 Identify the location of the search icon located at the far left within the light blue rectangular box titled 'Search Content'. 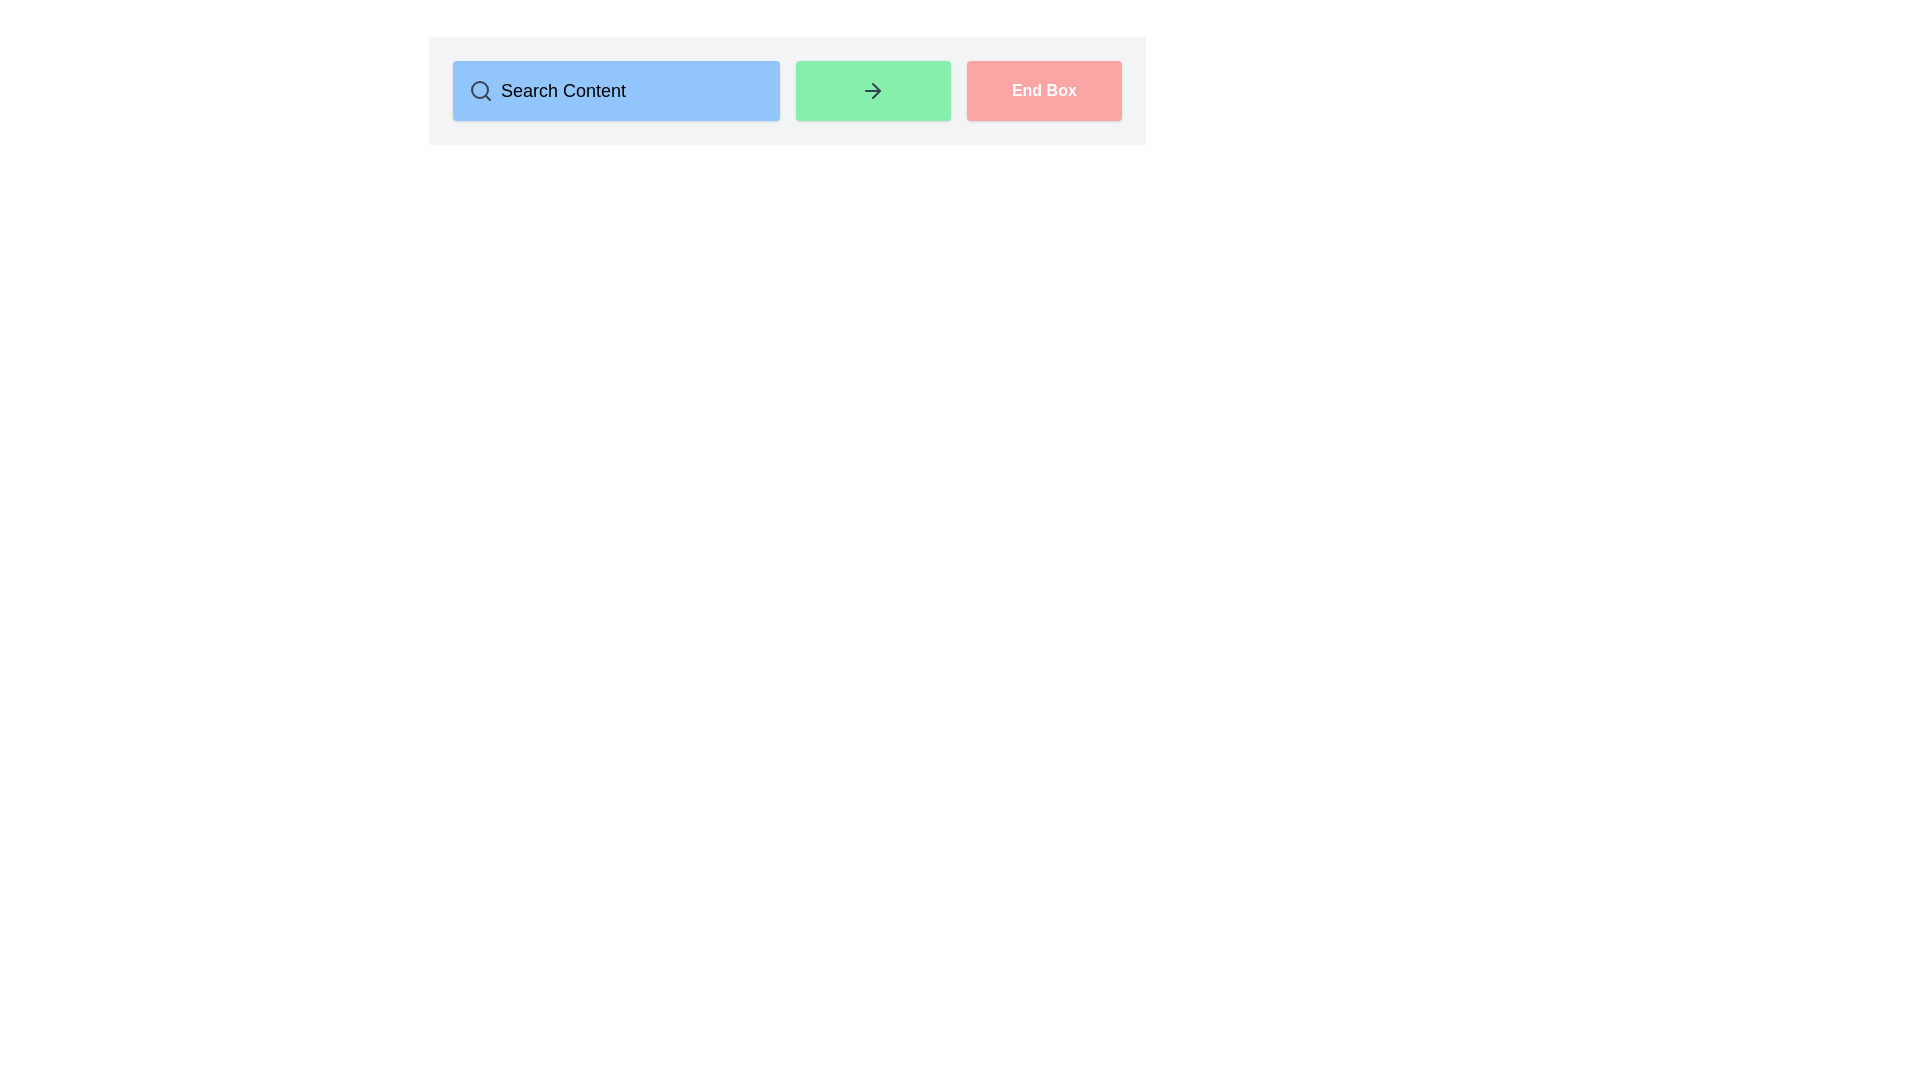
(480, 91).